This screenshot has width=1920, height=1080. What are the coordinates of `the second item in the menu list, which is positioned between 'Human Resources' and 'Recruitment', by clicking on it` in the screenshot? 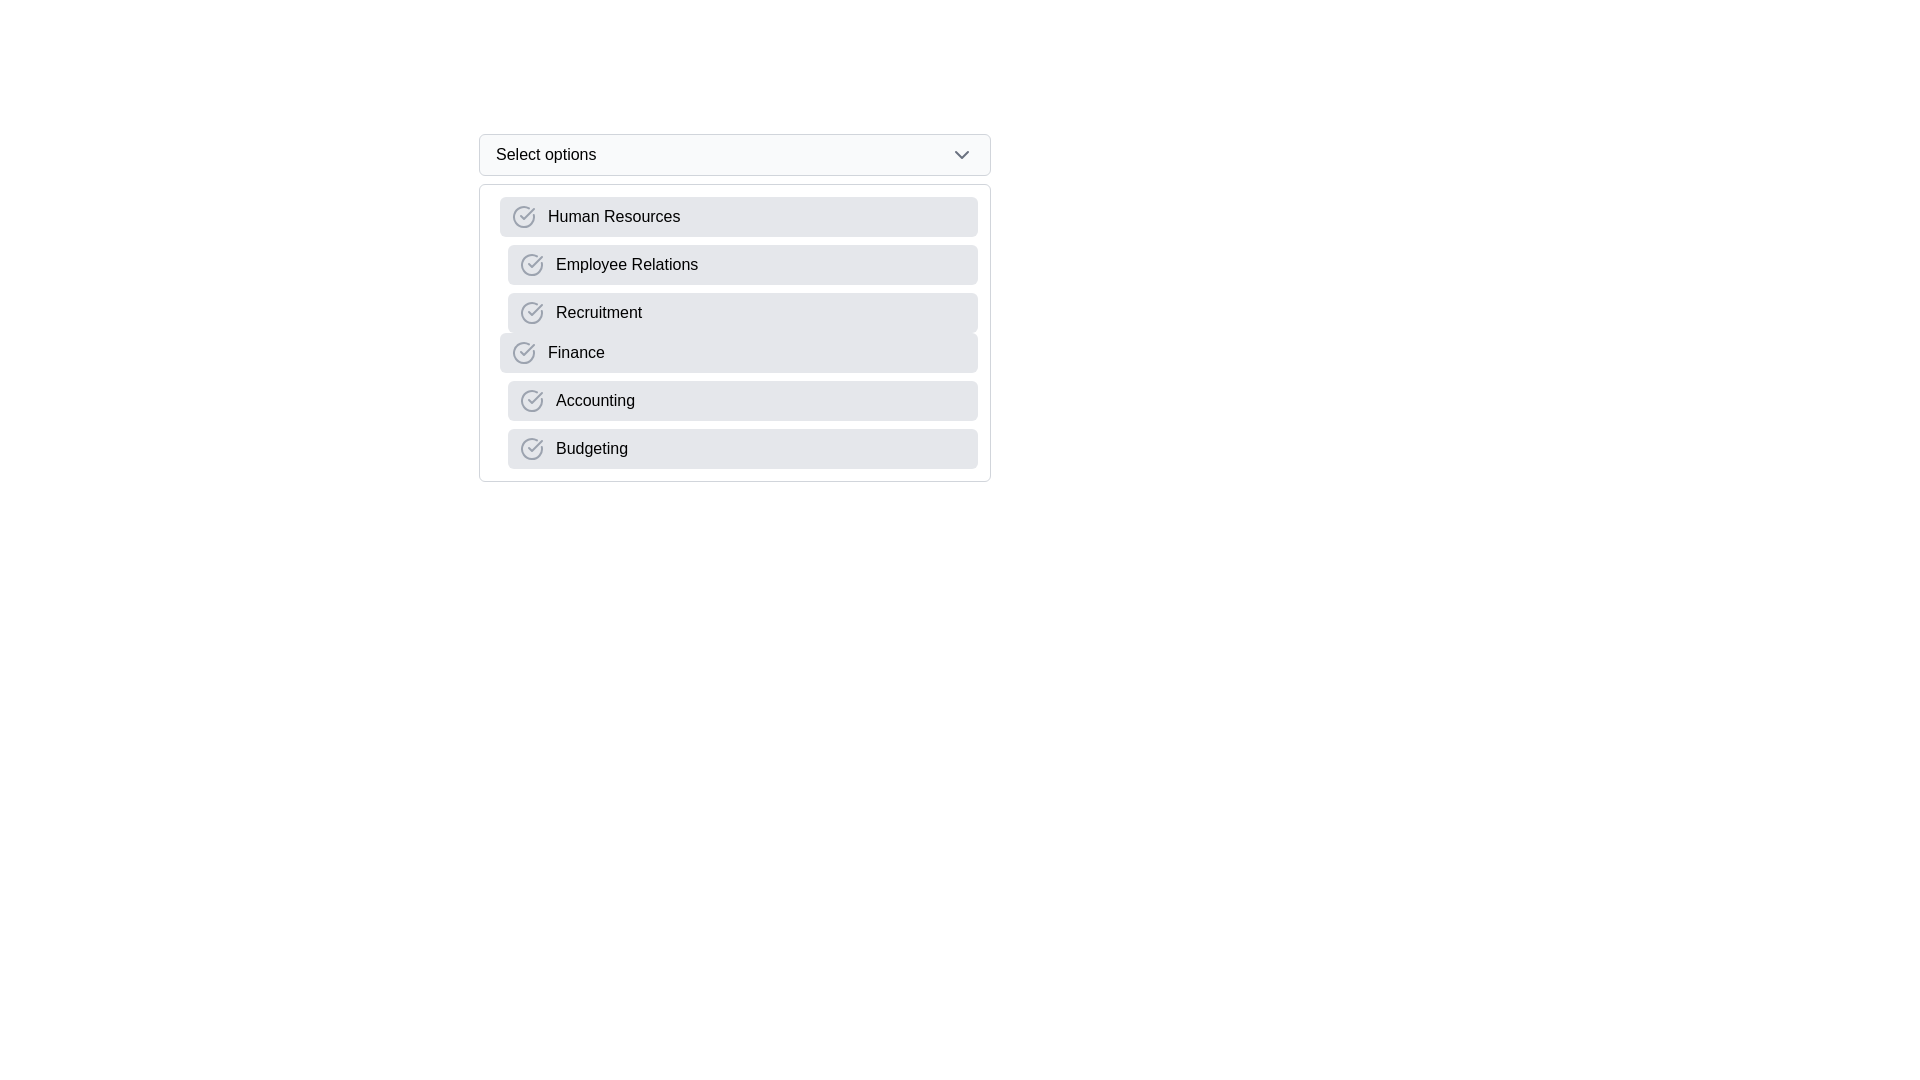 It's located at (738, 264).